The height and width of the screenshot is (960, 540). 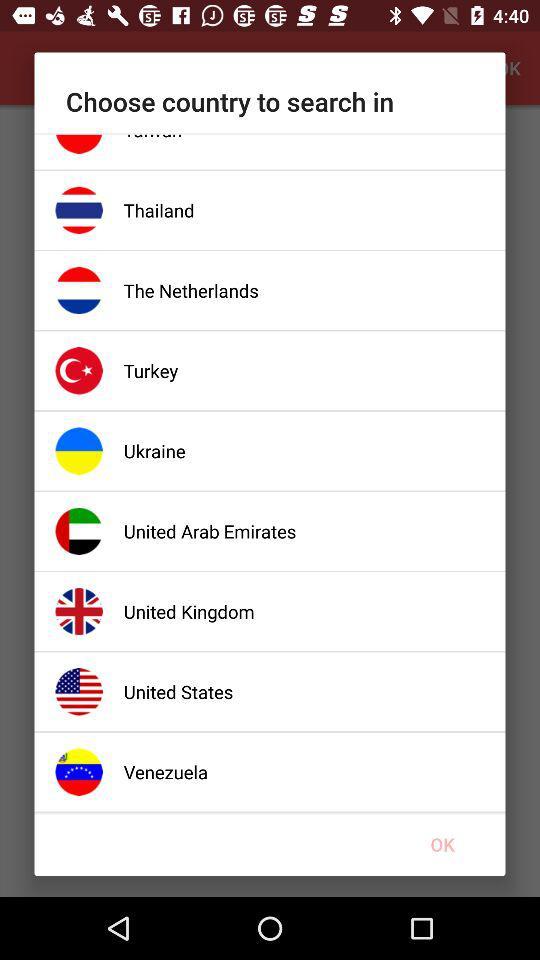 I want to click on ok, so click(x=442, y=843).